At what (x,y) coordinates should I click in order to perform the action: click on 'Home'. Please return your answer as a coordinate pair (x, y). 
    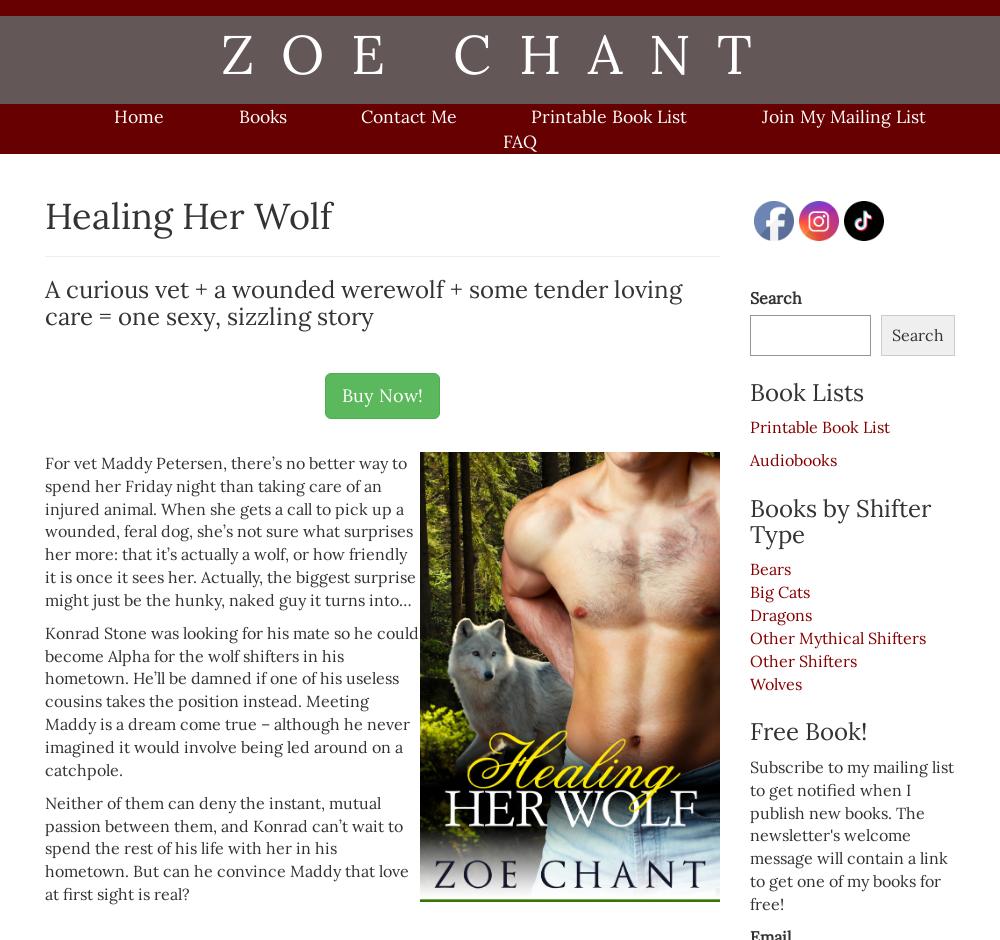
    Looking at the image, I should click on (139, 115).